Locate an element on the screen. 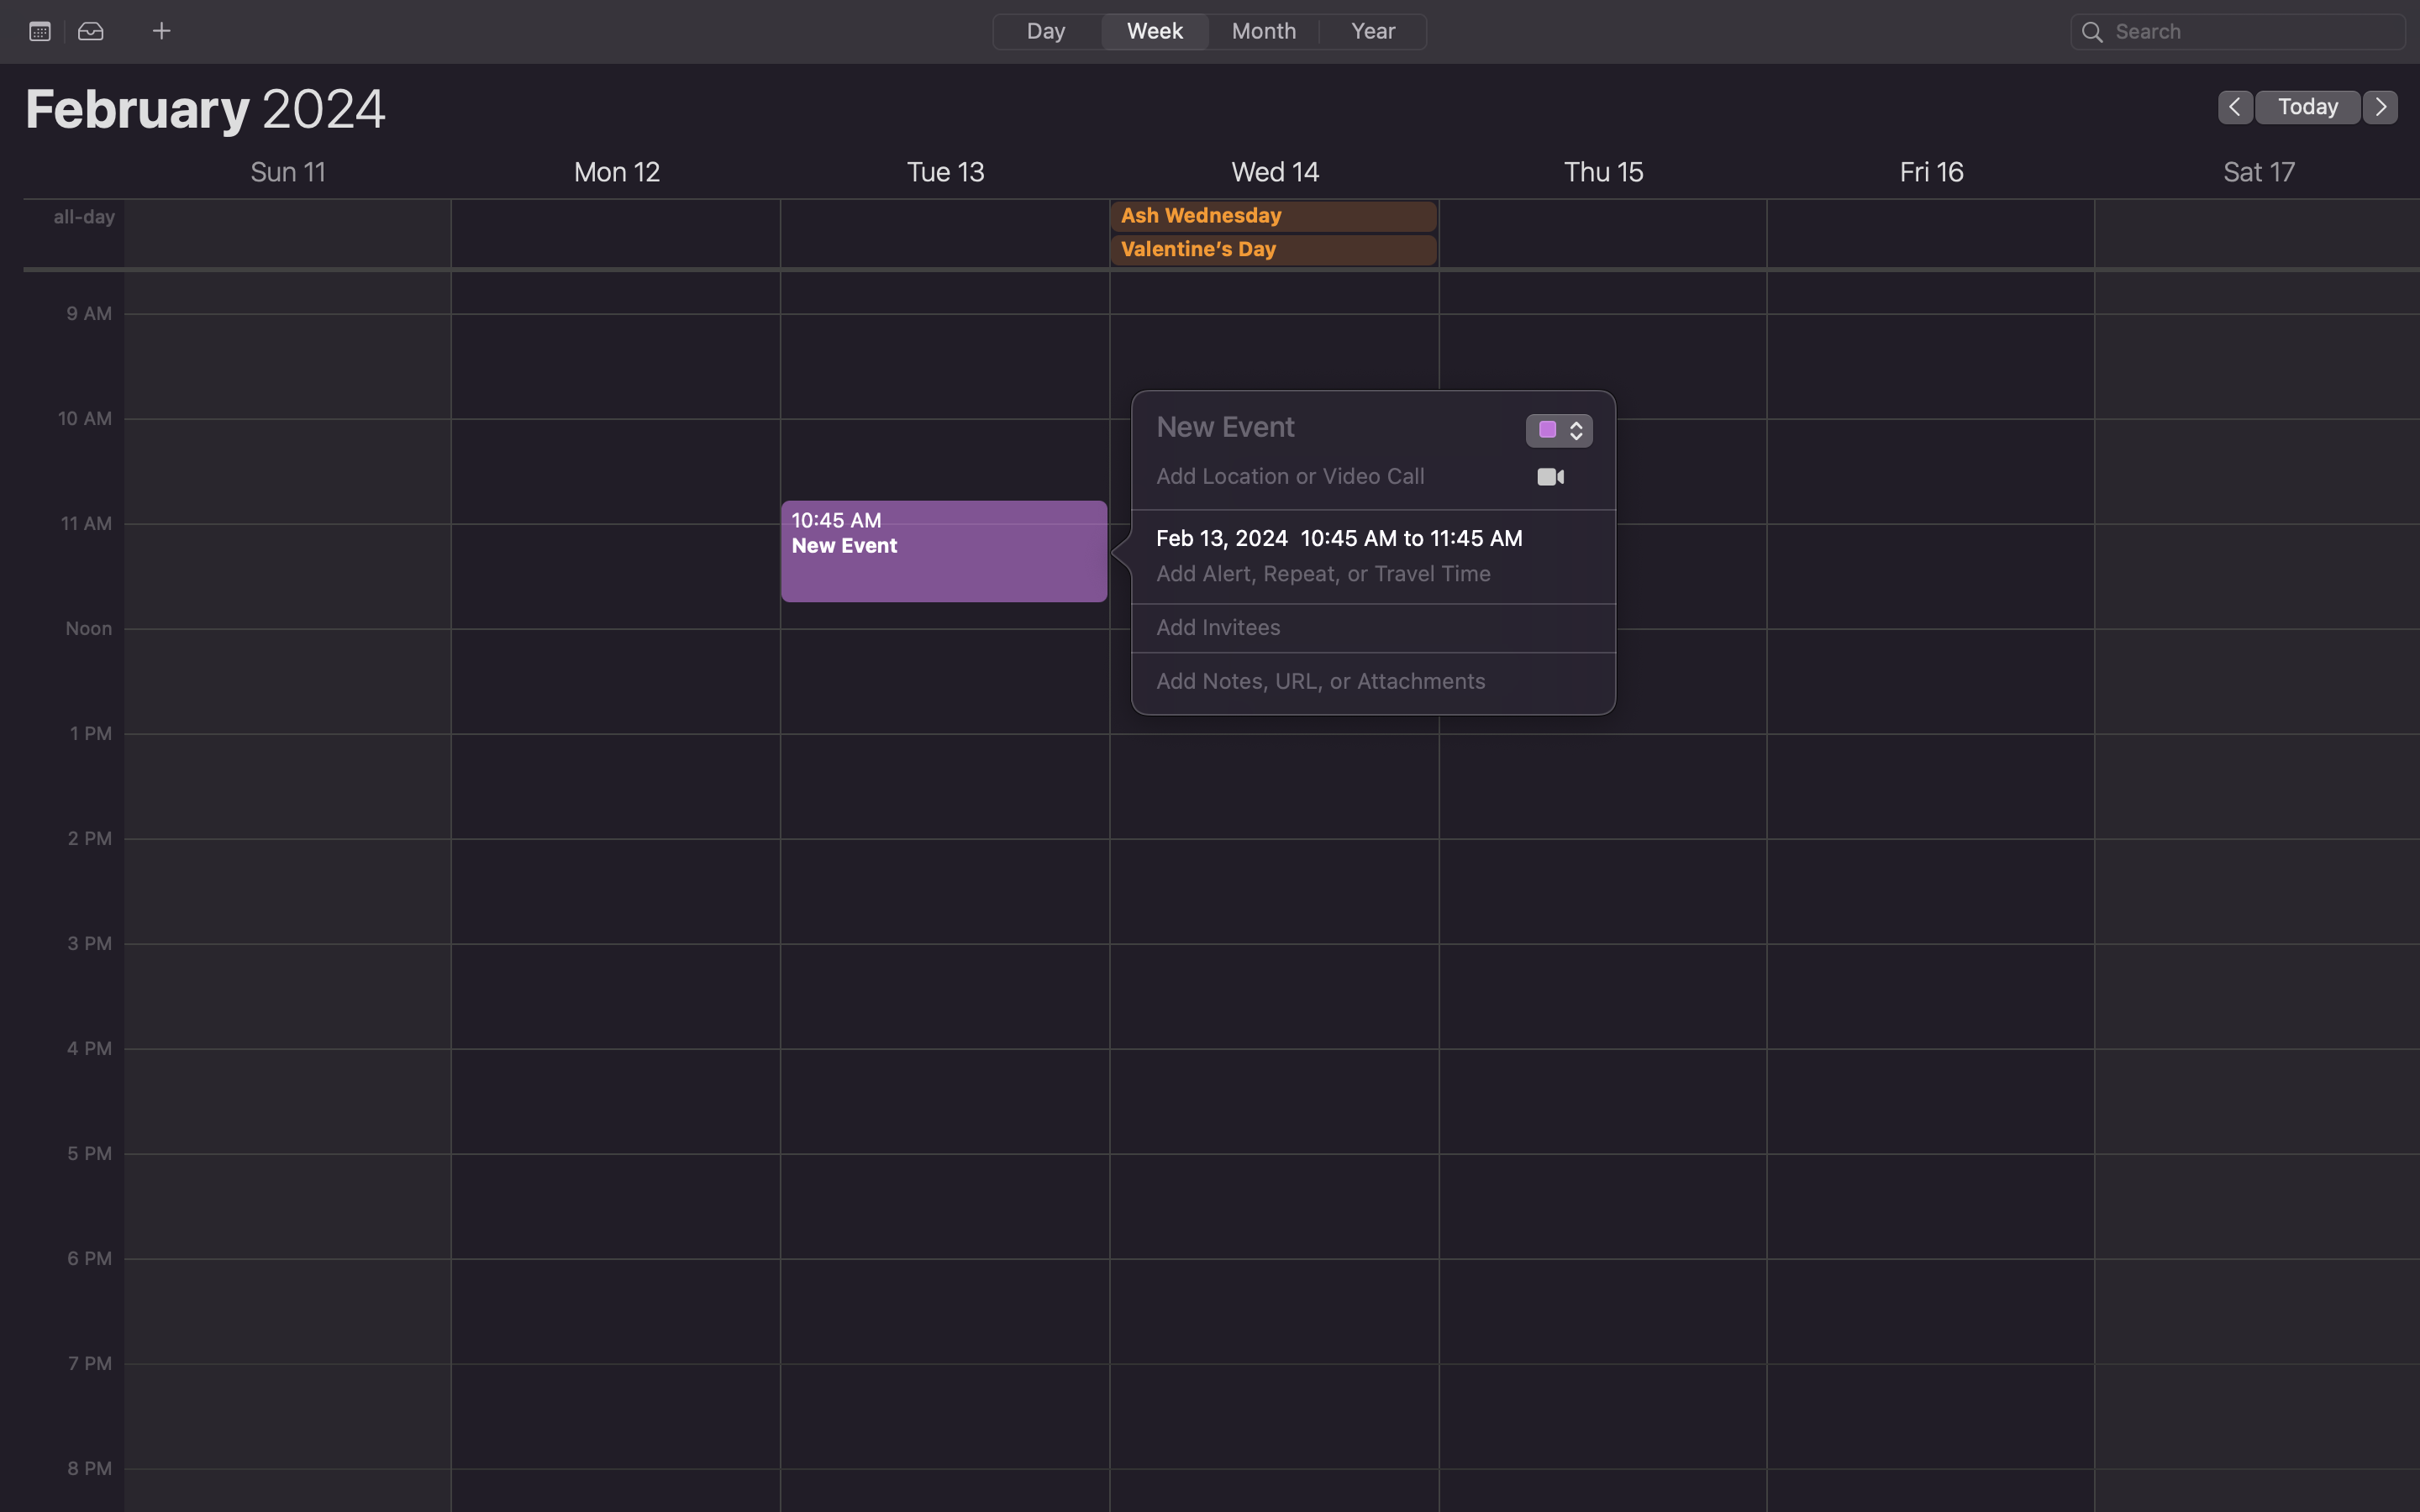  Add the invitee with email "bob@gmail.com" is located at coordinates (1351, 628).